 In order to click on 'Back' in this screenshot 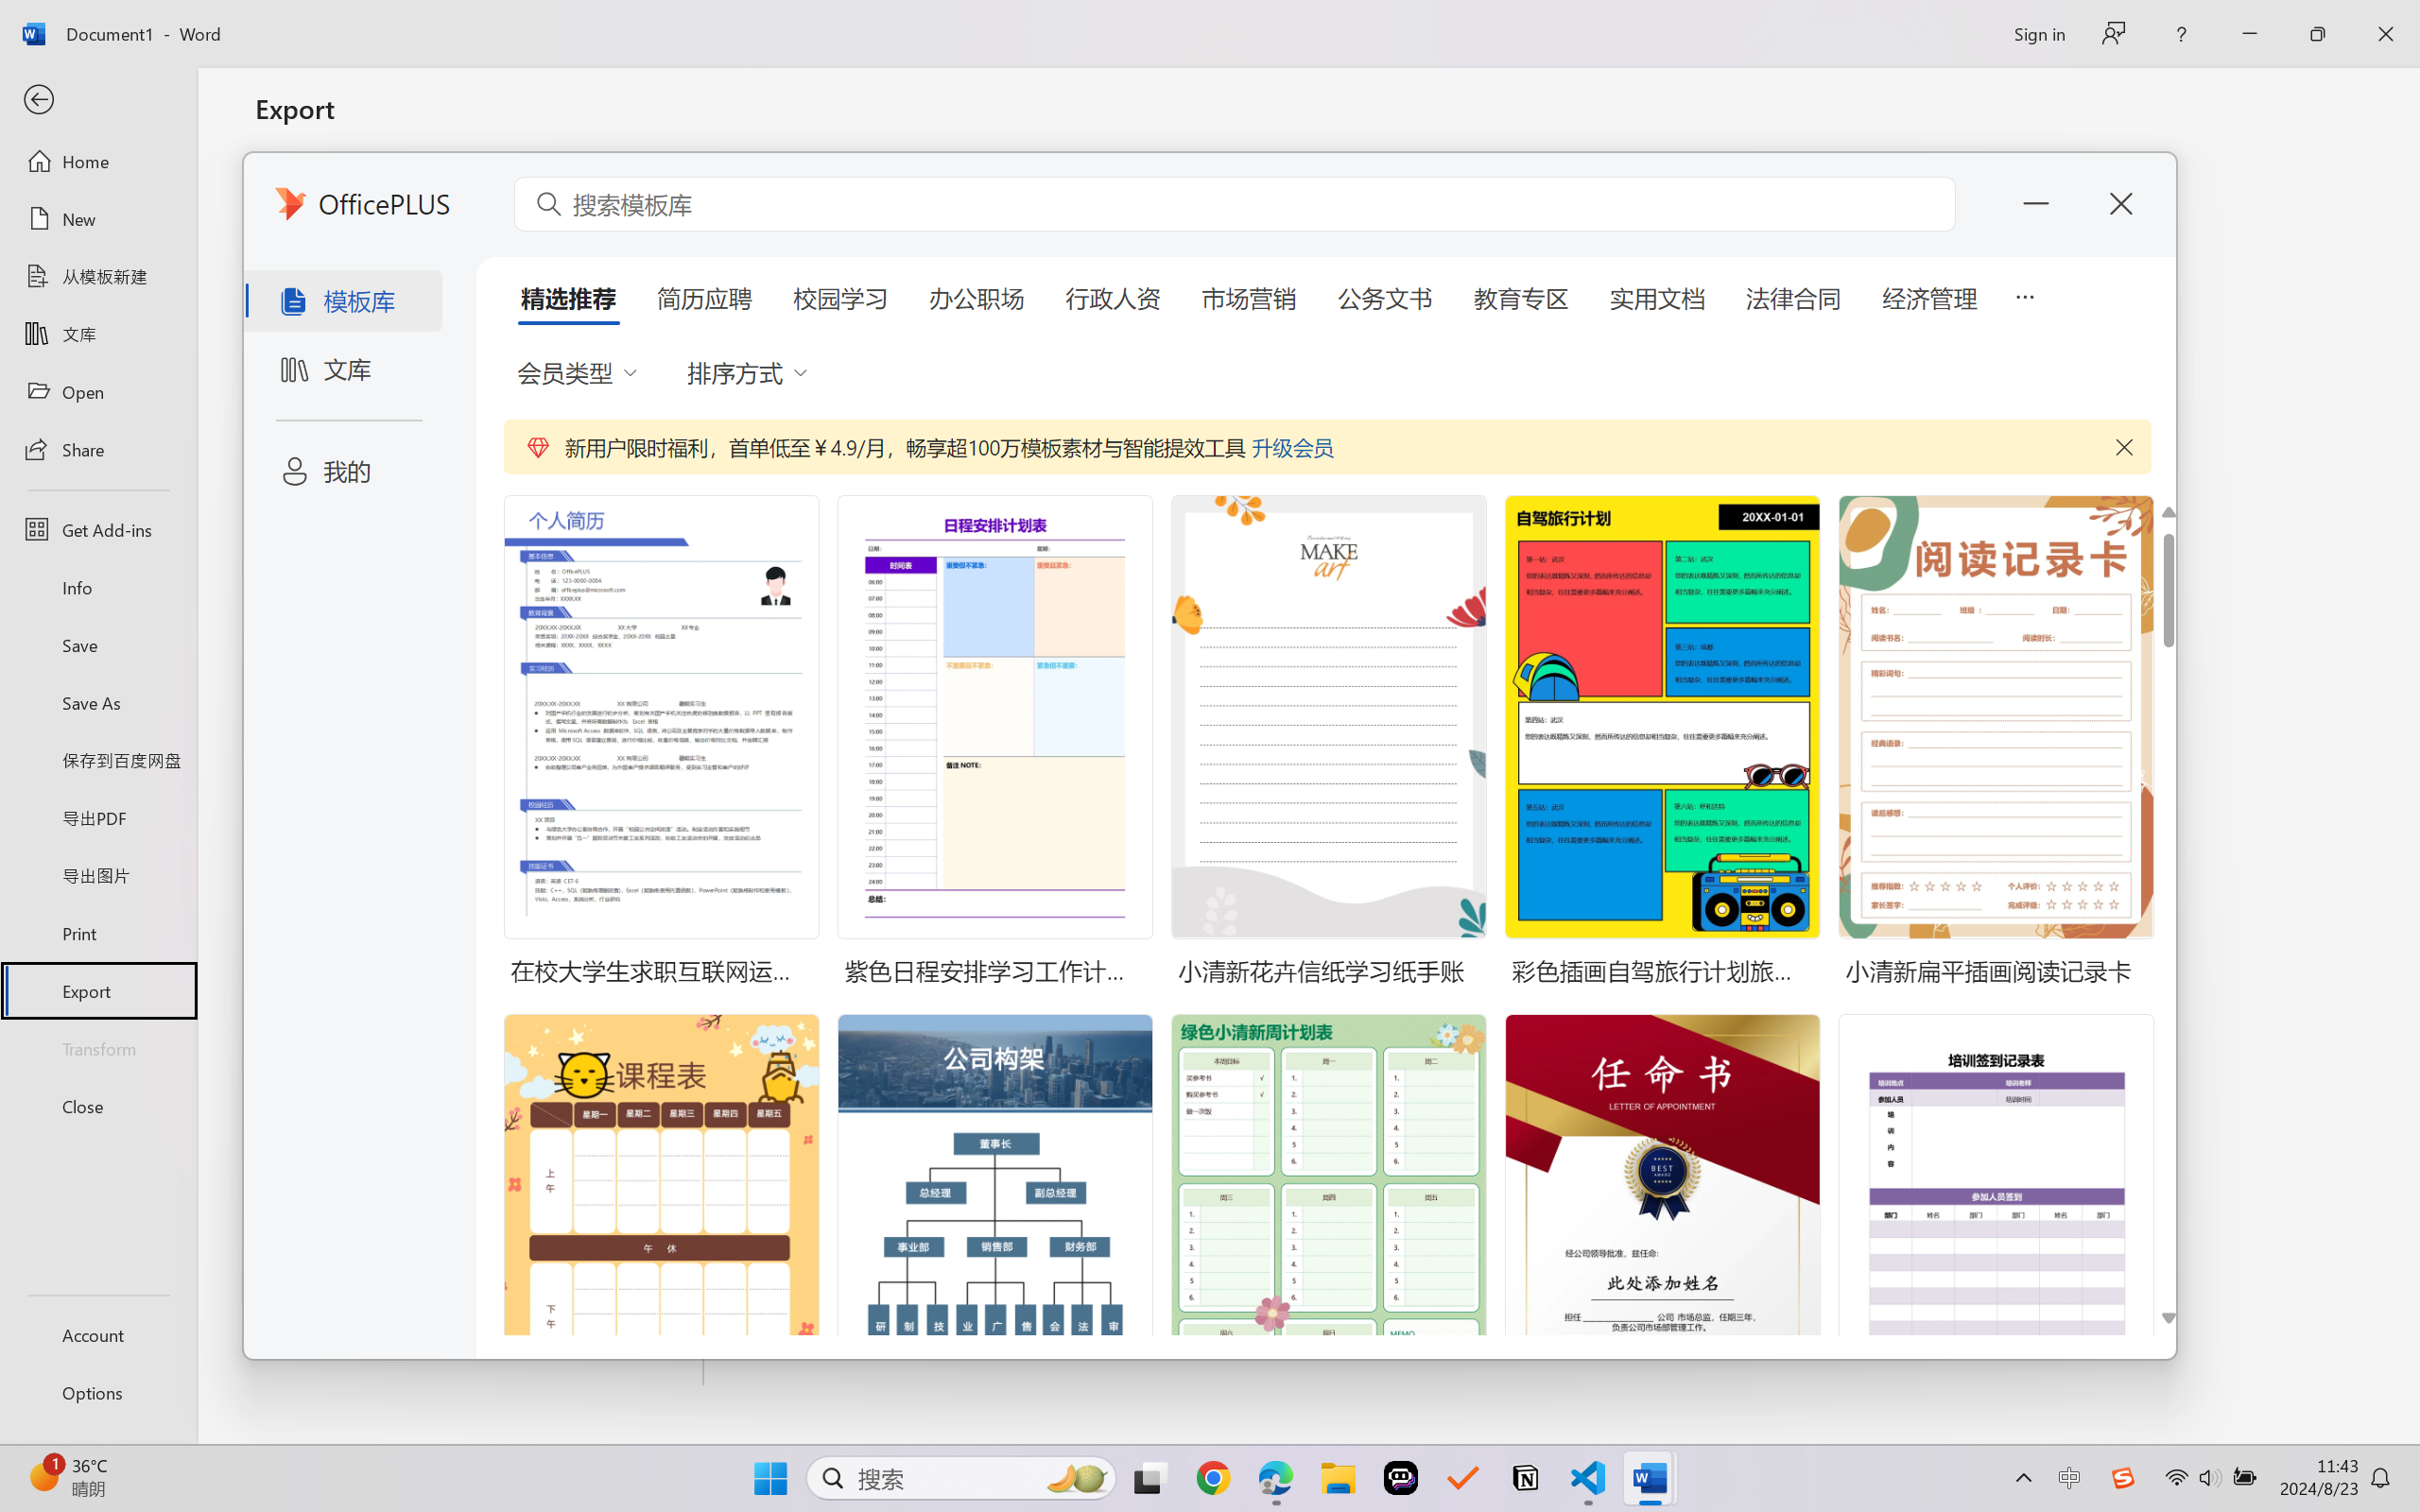, I will do `click(97, 100)`.